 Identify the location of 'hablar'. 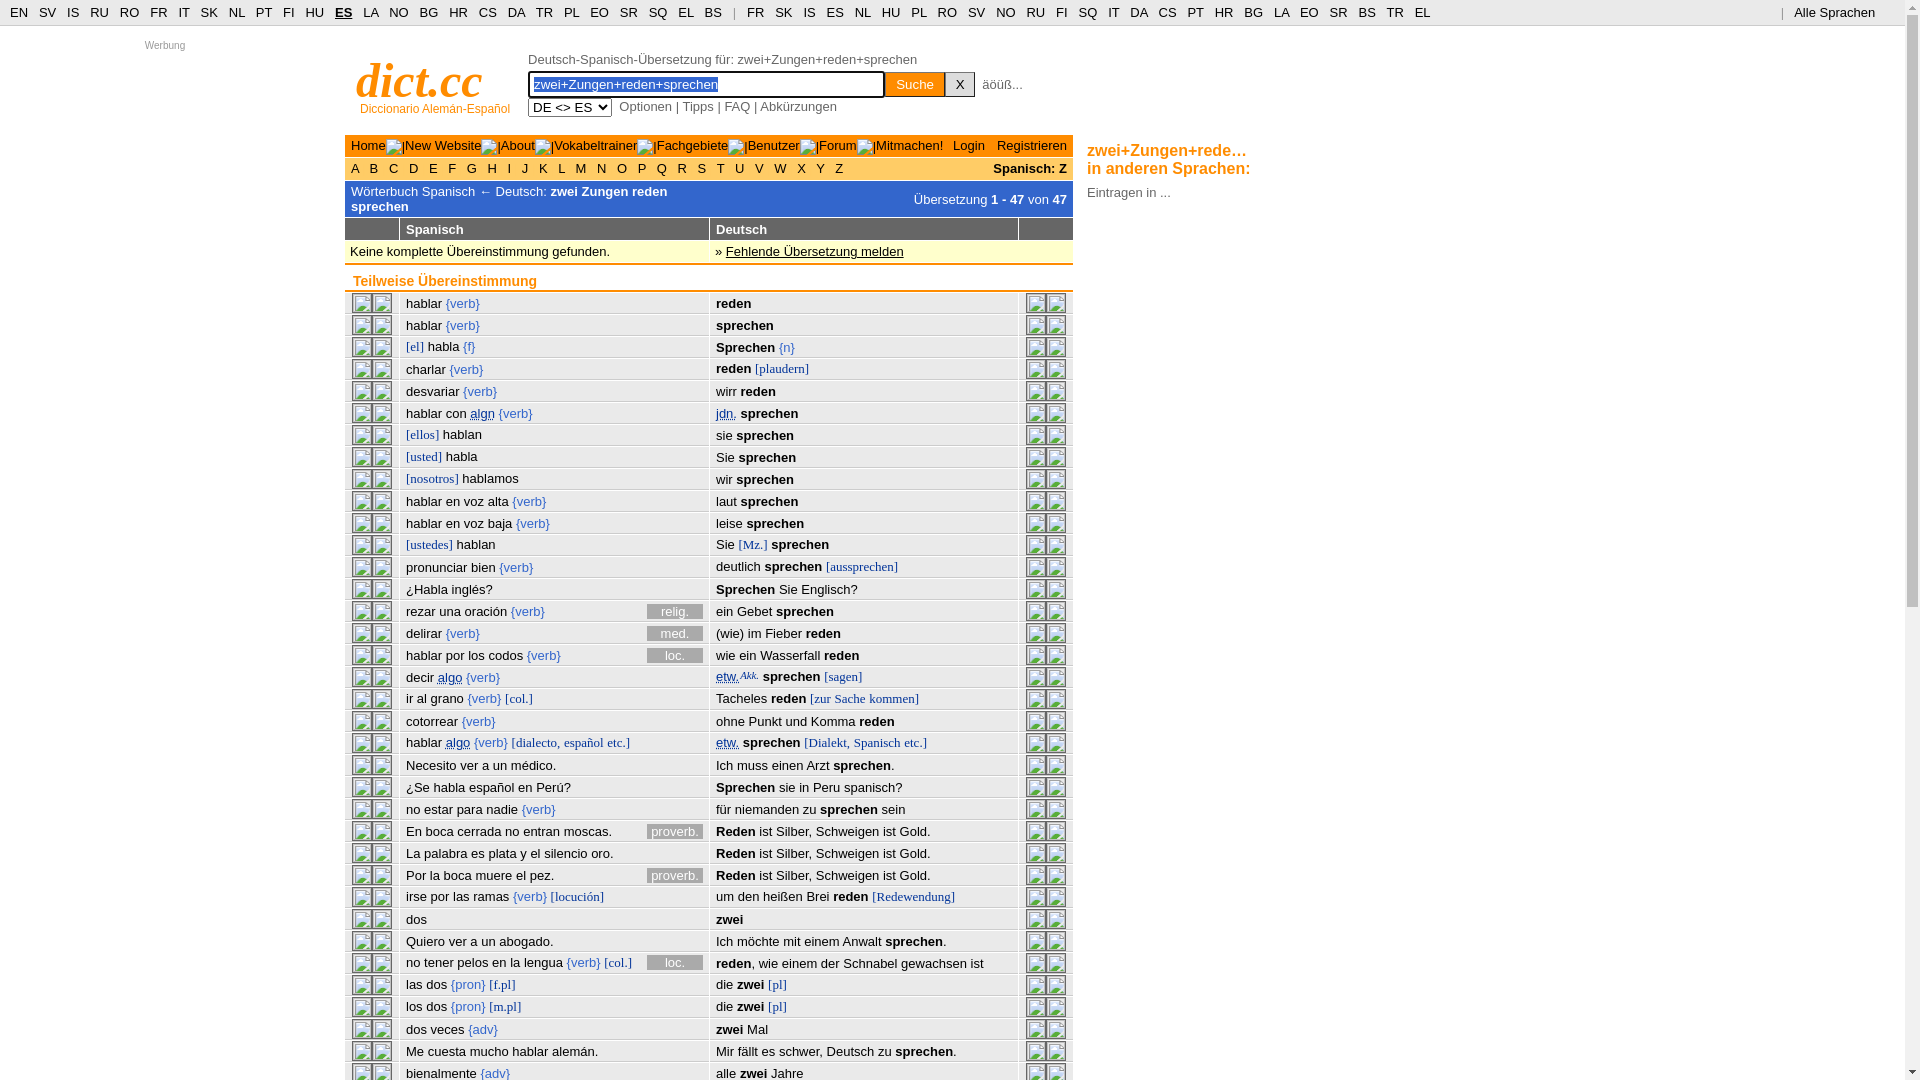
(405, 742).